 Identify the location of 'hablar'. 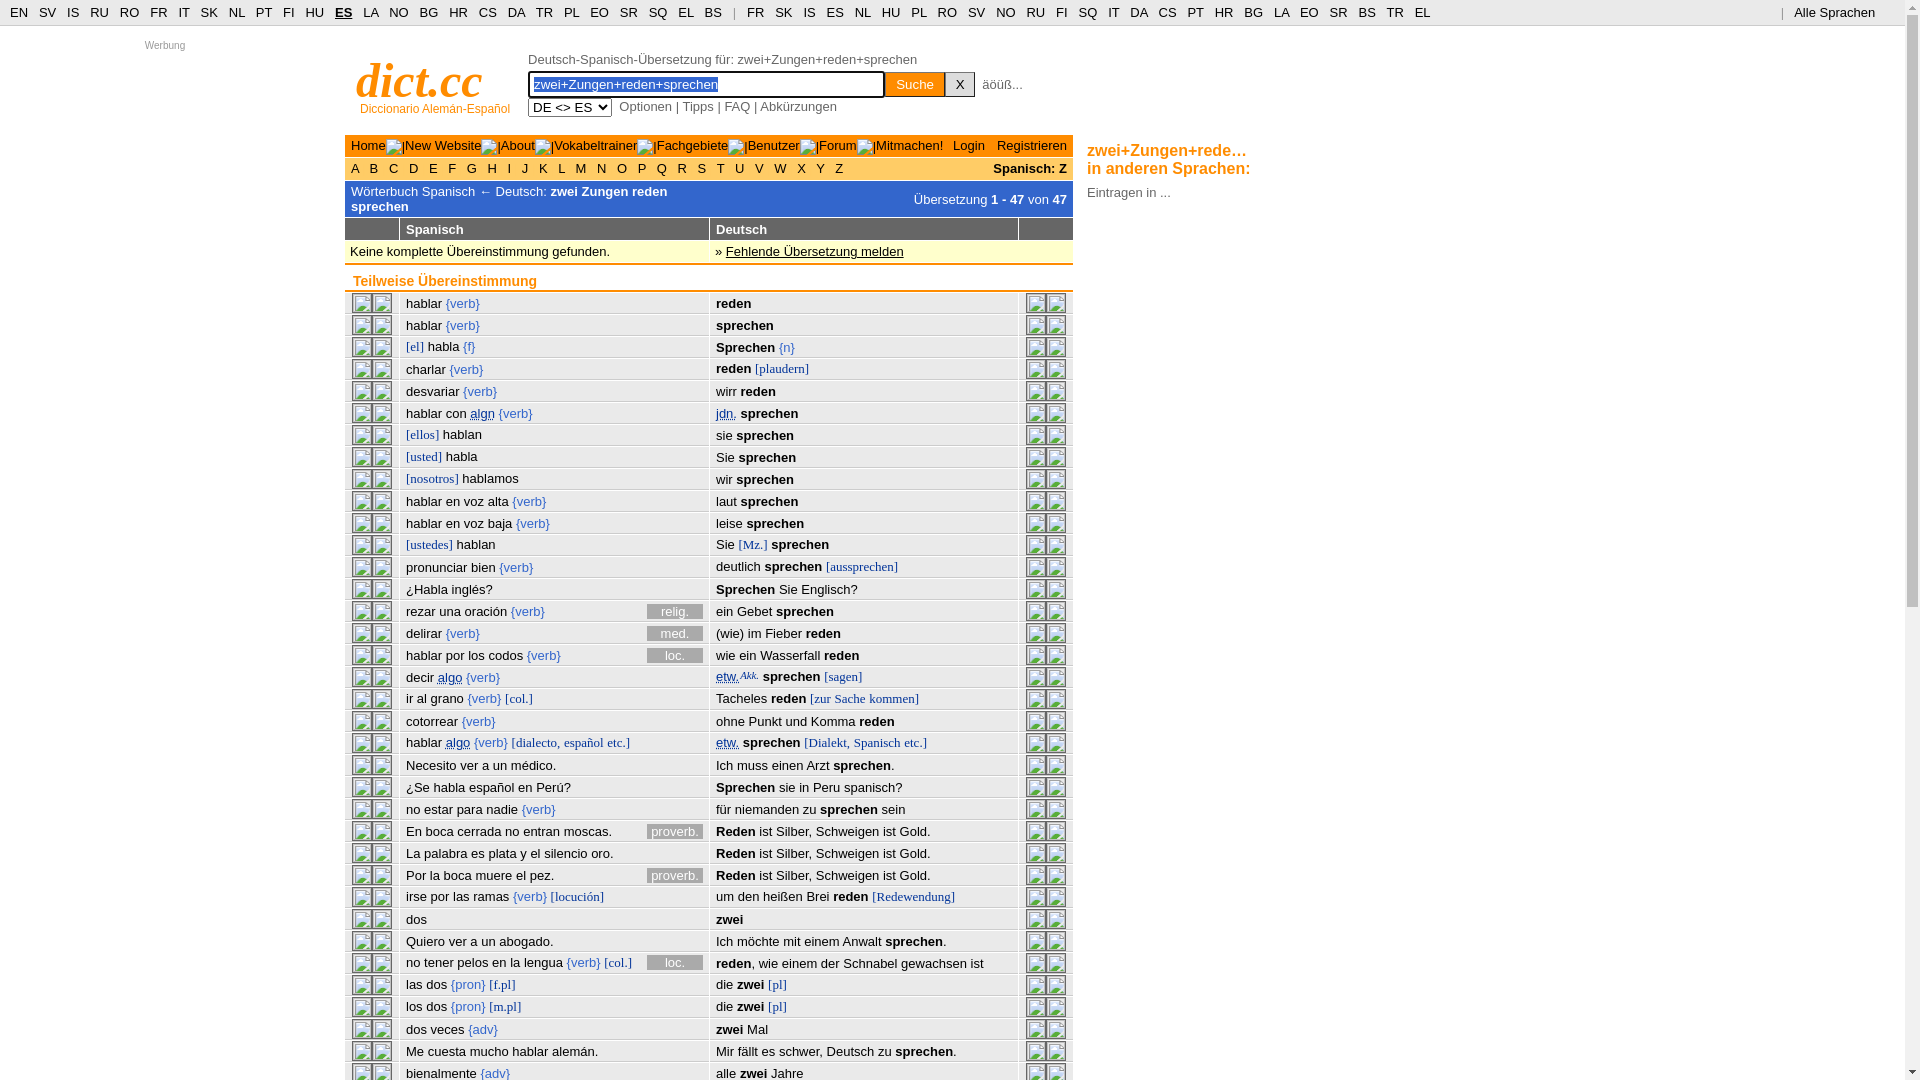
(405, 742).